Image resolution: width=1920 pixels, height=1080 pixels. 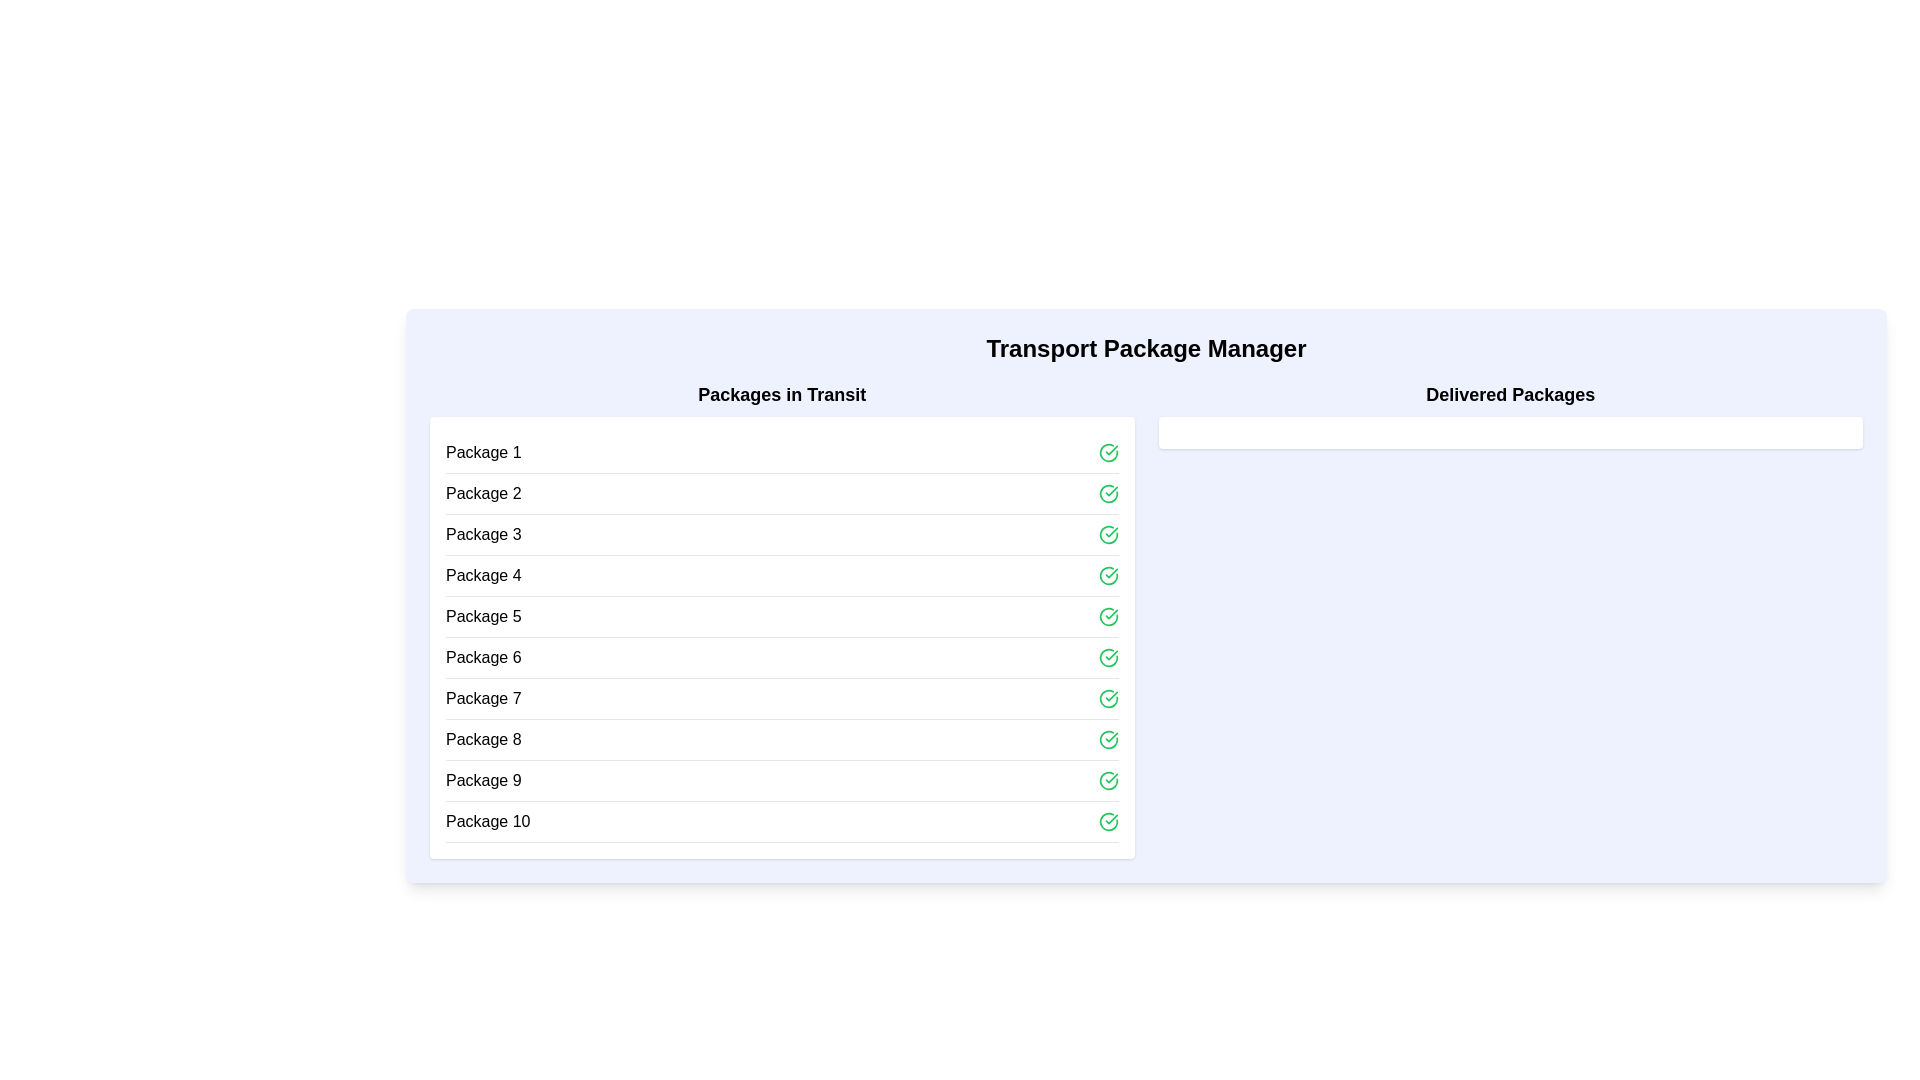 I want to click on the icon located to the far right of the 'Package 7' row within the 'Packages in Transit' section, so click(x=1107, y=697).